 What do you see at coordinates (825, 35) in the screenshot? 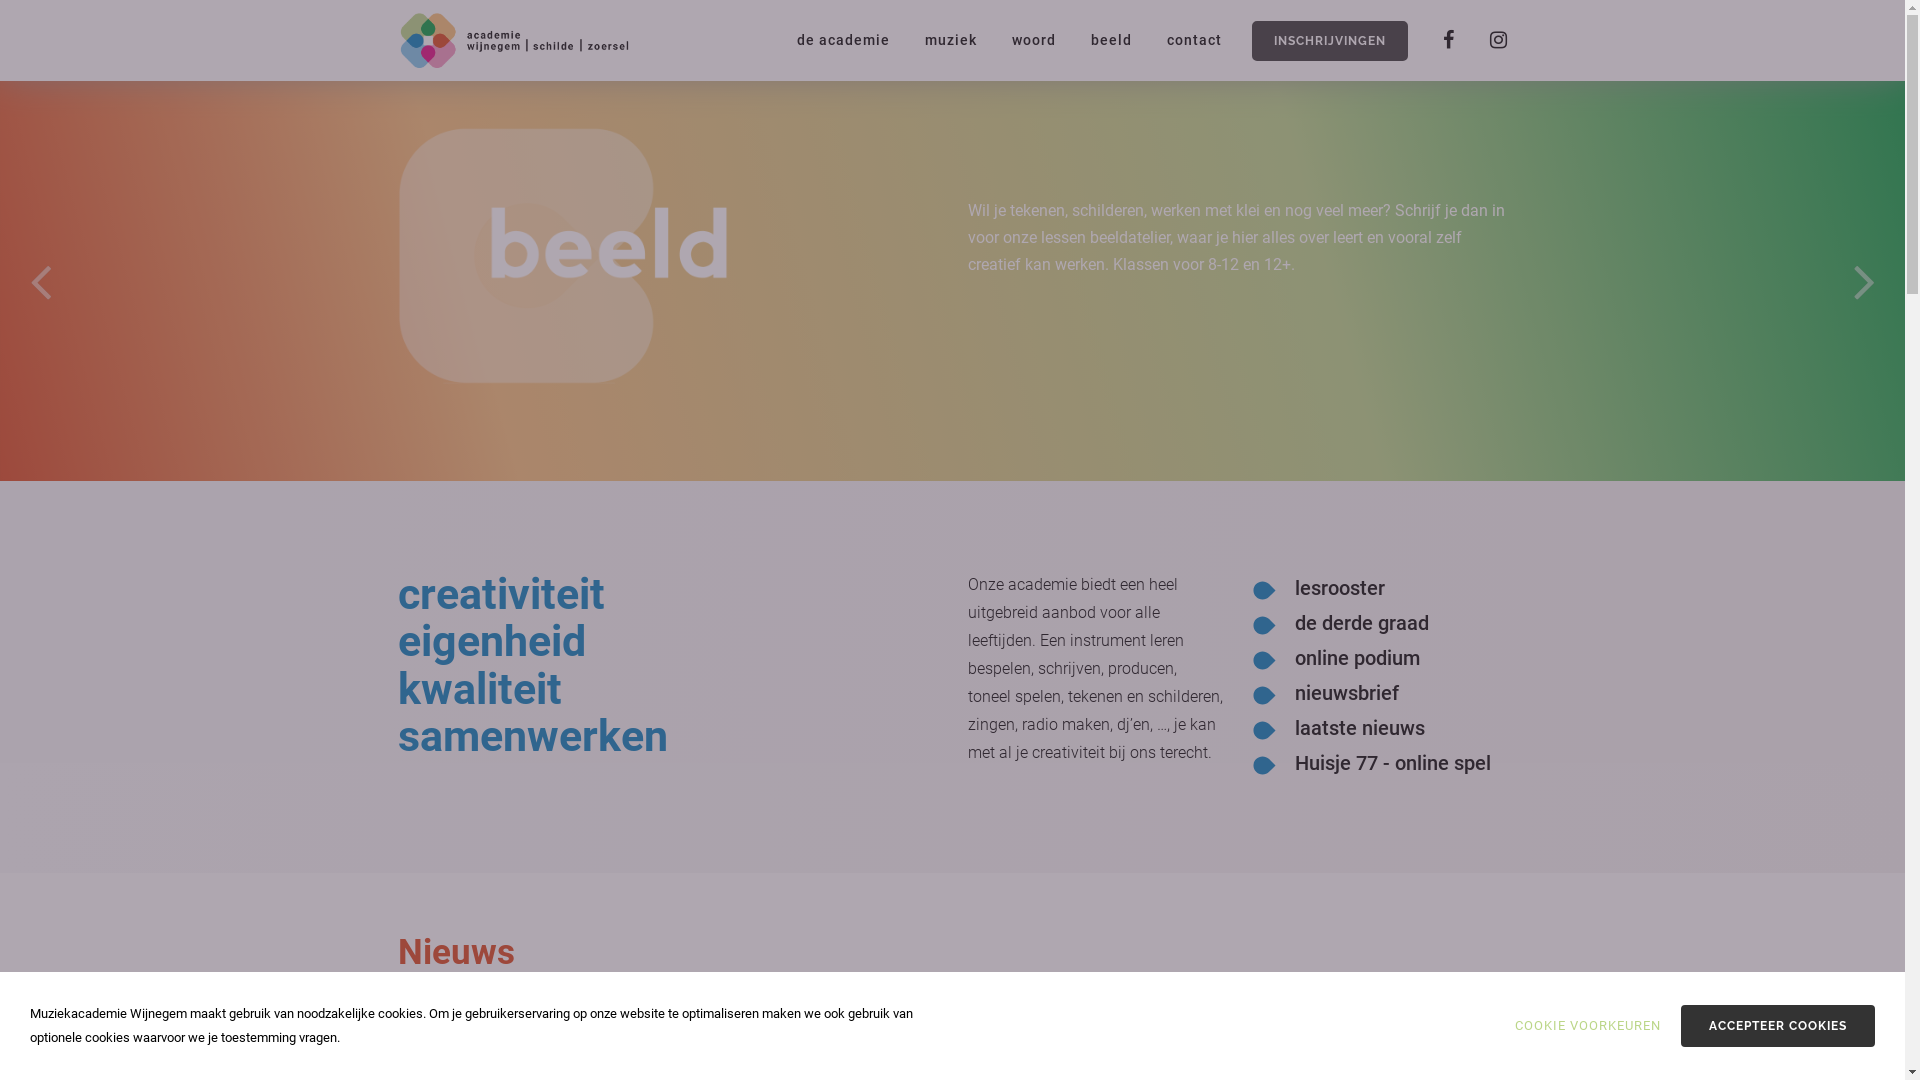
I see `'de academie'` at bounding box center [825, 35].